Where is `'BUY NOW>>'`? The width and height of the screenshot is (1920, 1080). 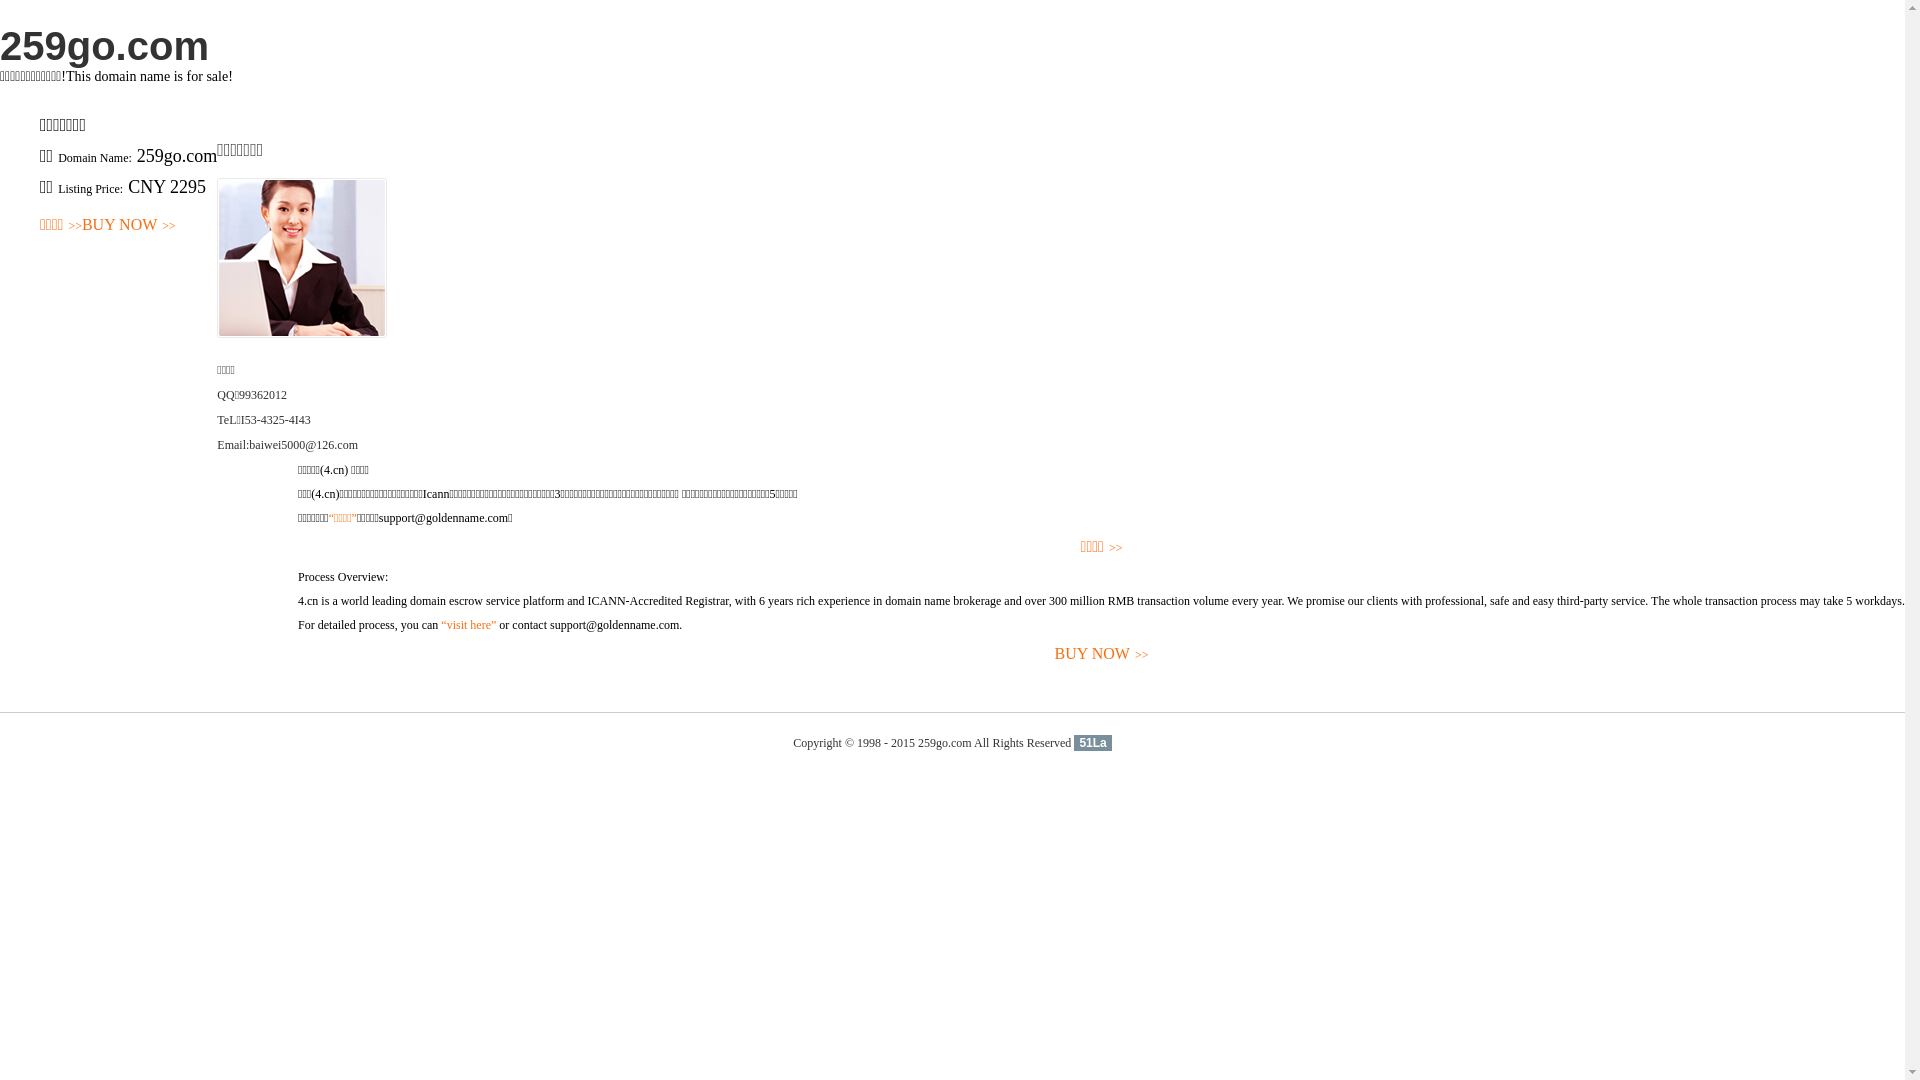
'BUY NOW>>' is located at coordinates (128, 225).